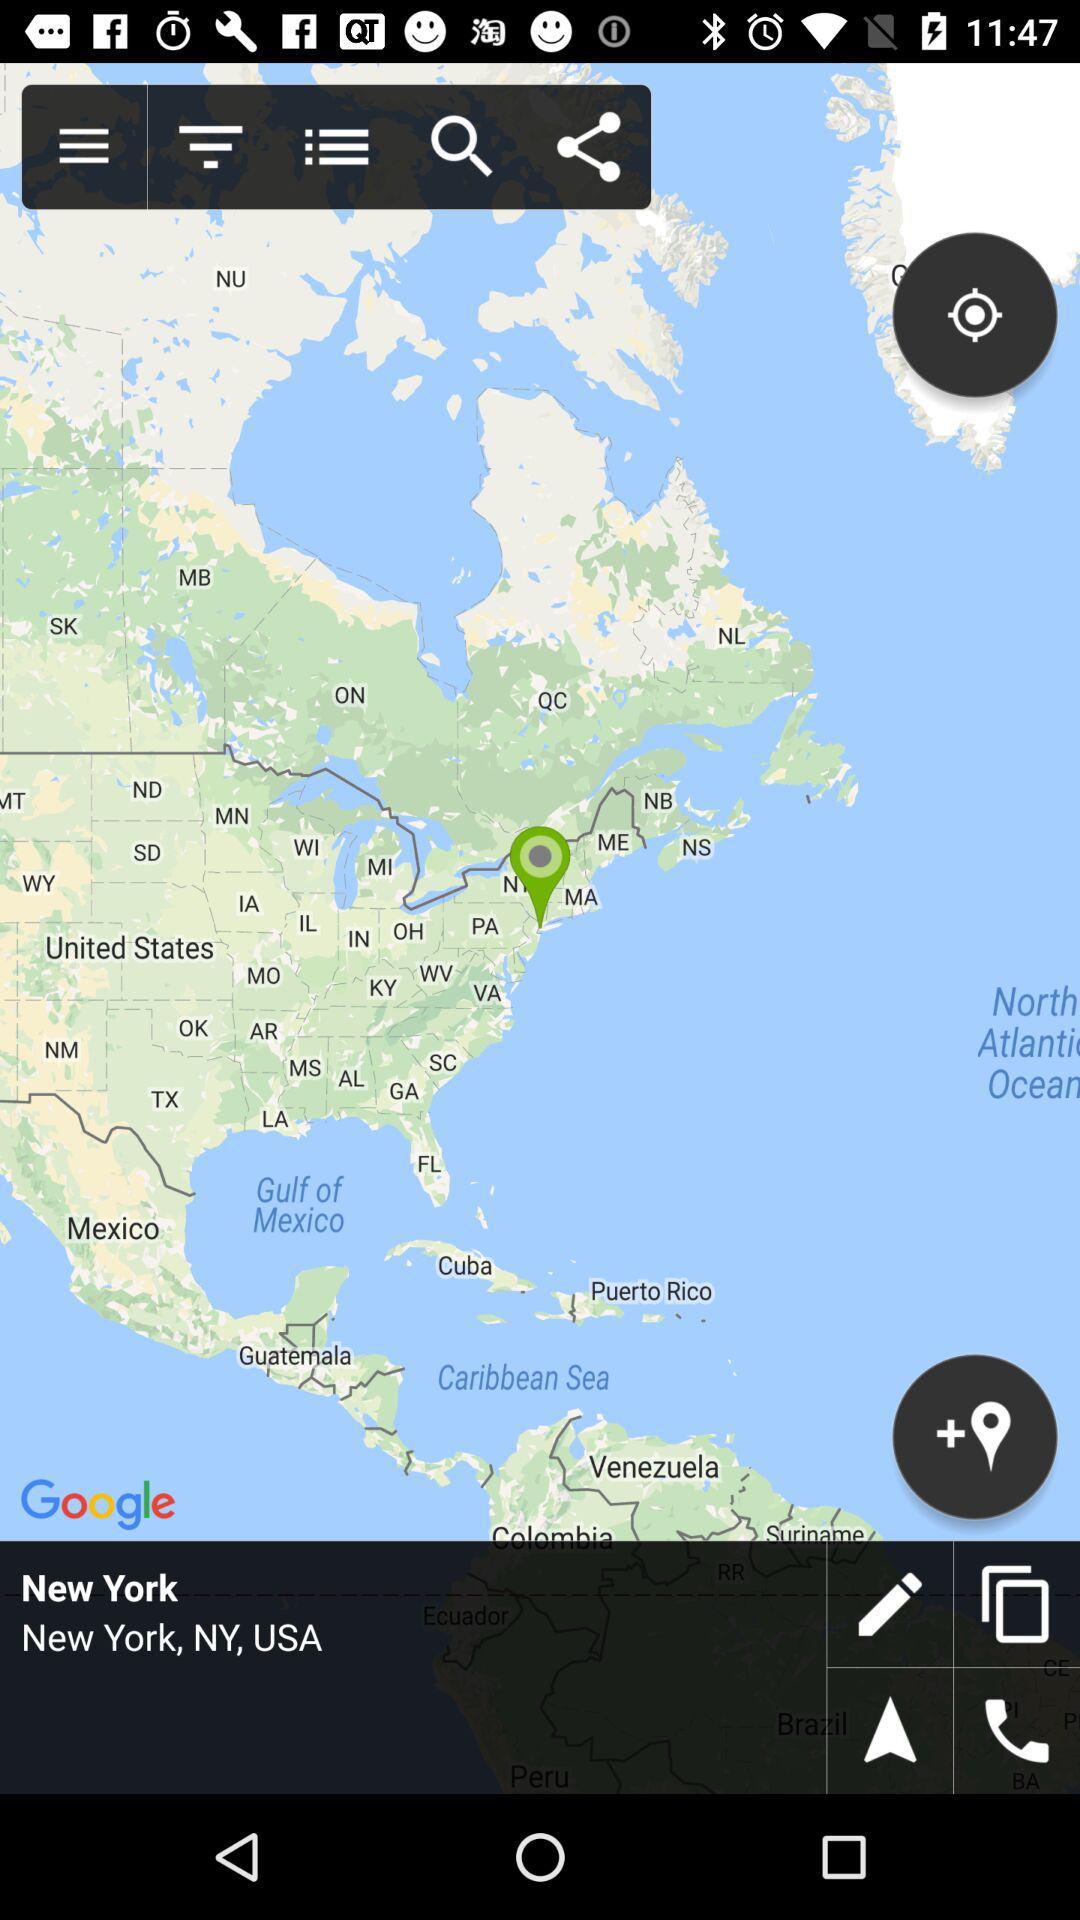 Image resolution: width=1080 pixels, height=1920 pixels. I want to click on show all menu, so click(83, 146).